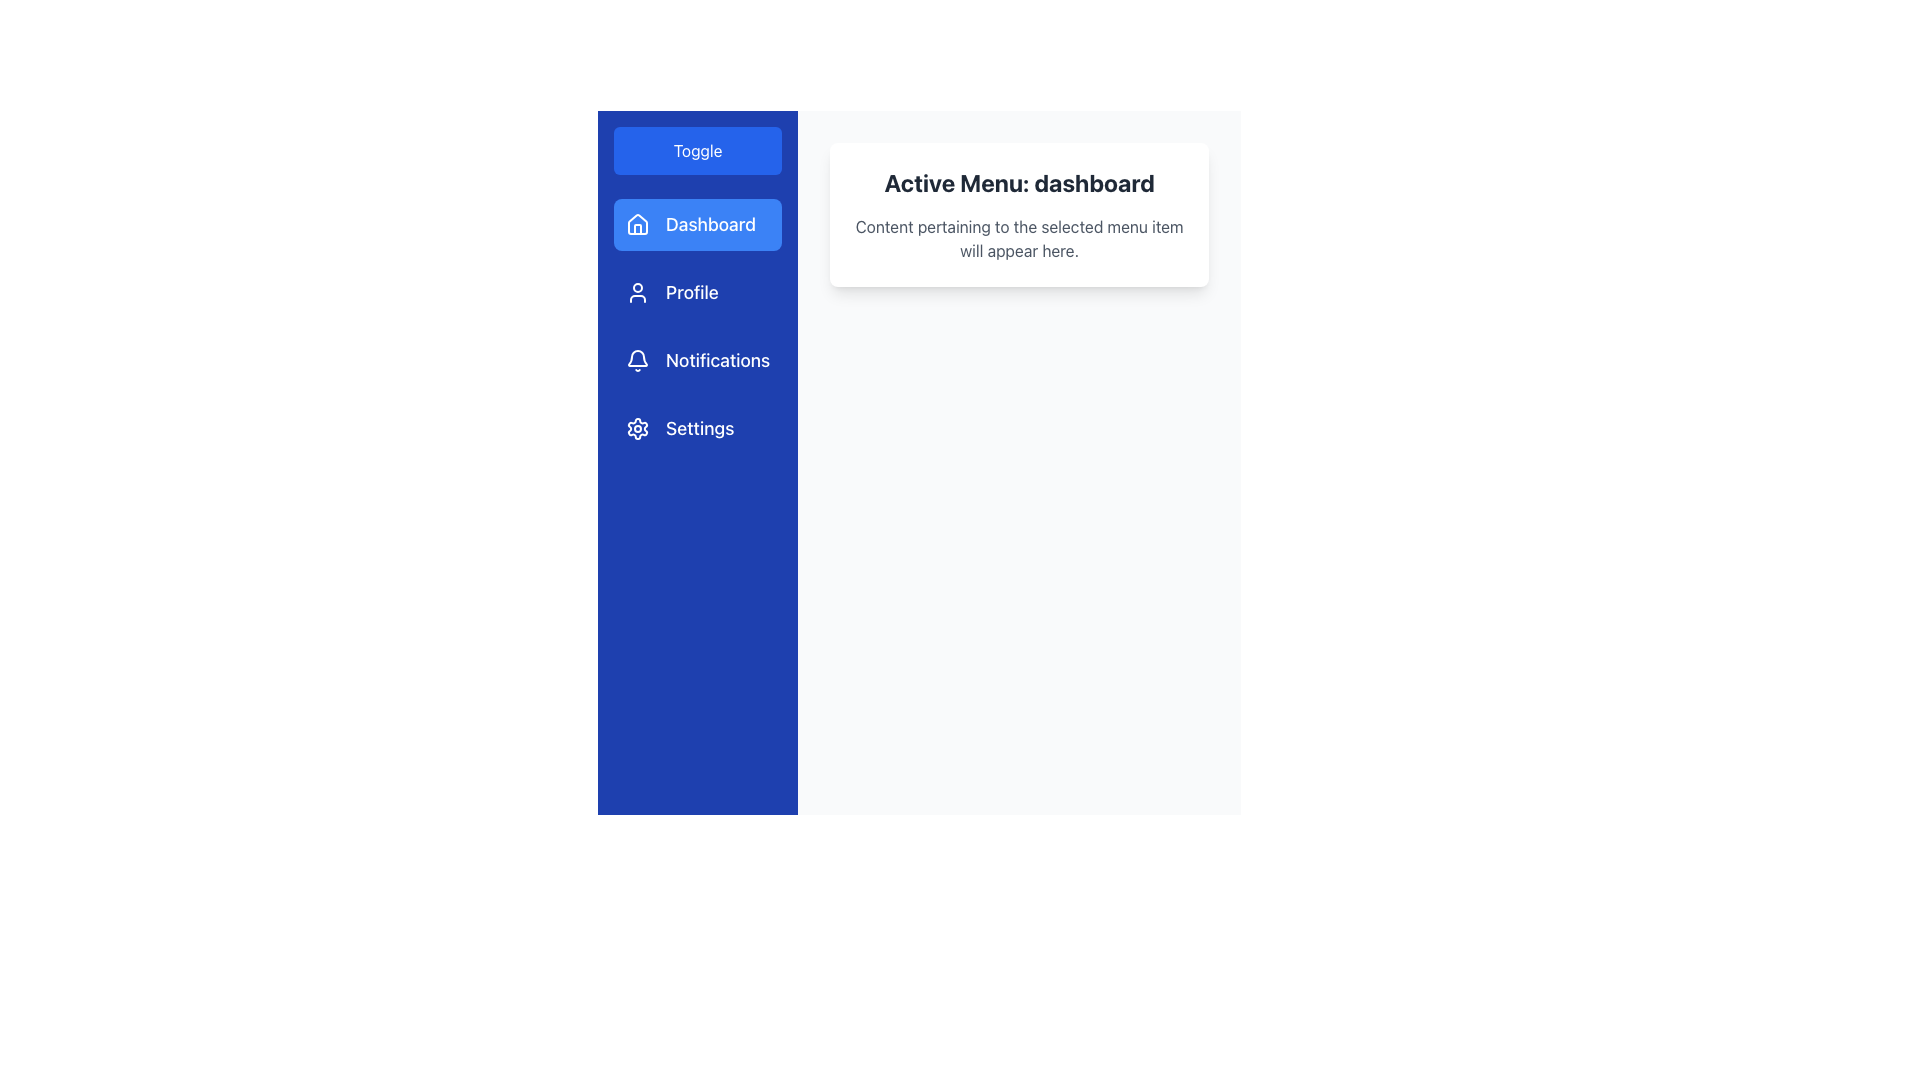 The image size is (1920, 1080). What do you see at coordinates (637, 223) in the screenshot?
I see `the small house-shaped icon, which is a decorative element within the blue 'Dashboard' button, by hovering over it` at bounding box center [637, 223].